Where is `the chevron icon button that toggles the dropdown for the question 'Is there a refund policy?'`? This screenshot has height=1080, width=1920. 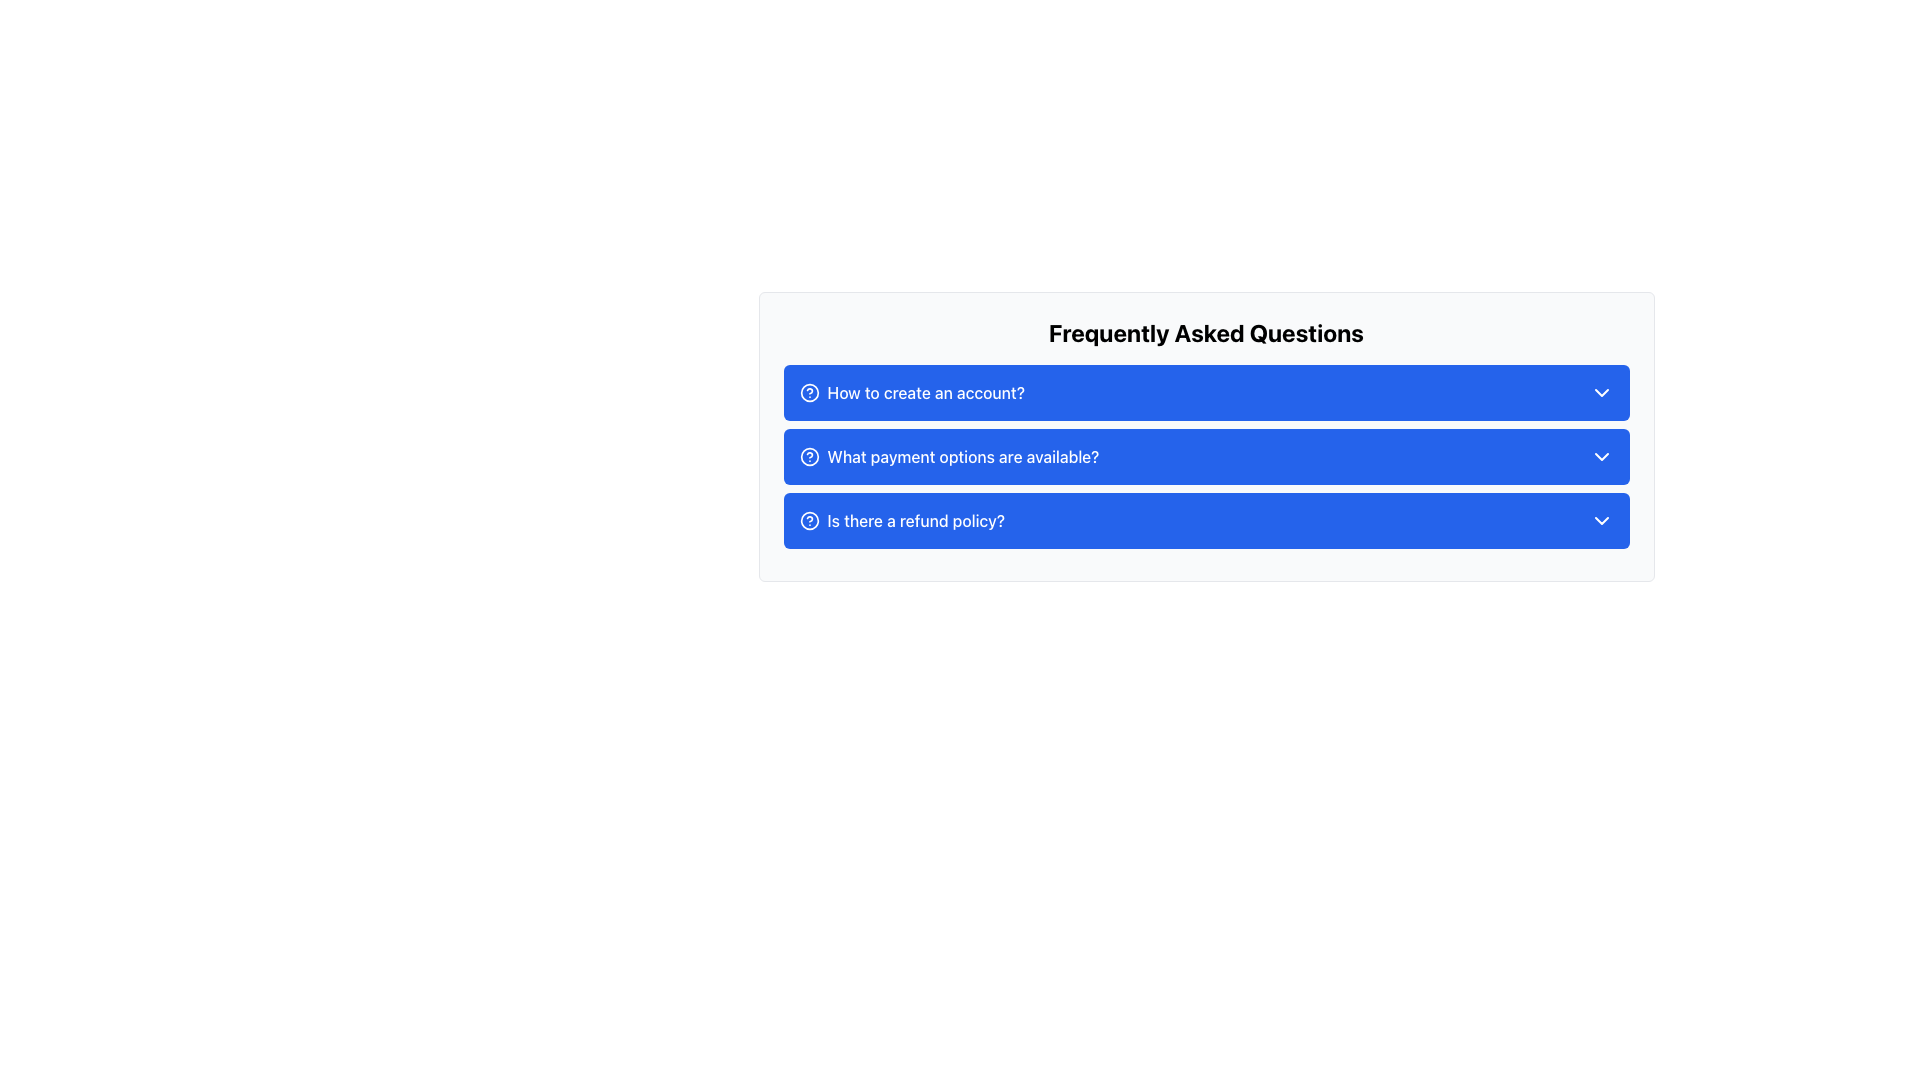
the chevron icon button that toggles the dropdown for the question 'Is there a refund policy?' is located at coordinates (1601, 519).